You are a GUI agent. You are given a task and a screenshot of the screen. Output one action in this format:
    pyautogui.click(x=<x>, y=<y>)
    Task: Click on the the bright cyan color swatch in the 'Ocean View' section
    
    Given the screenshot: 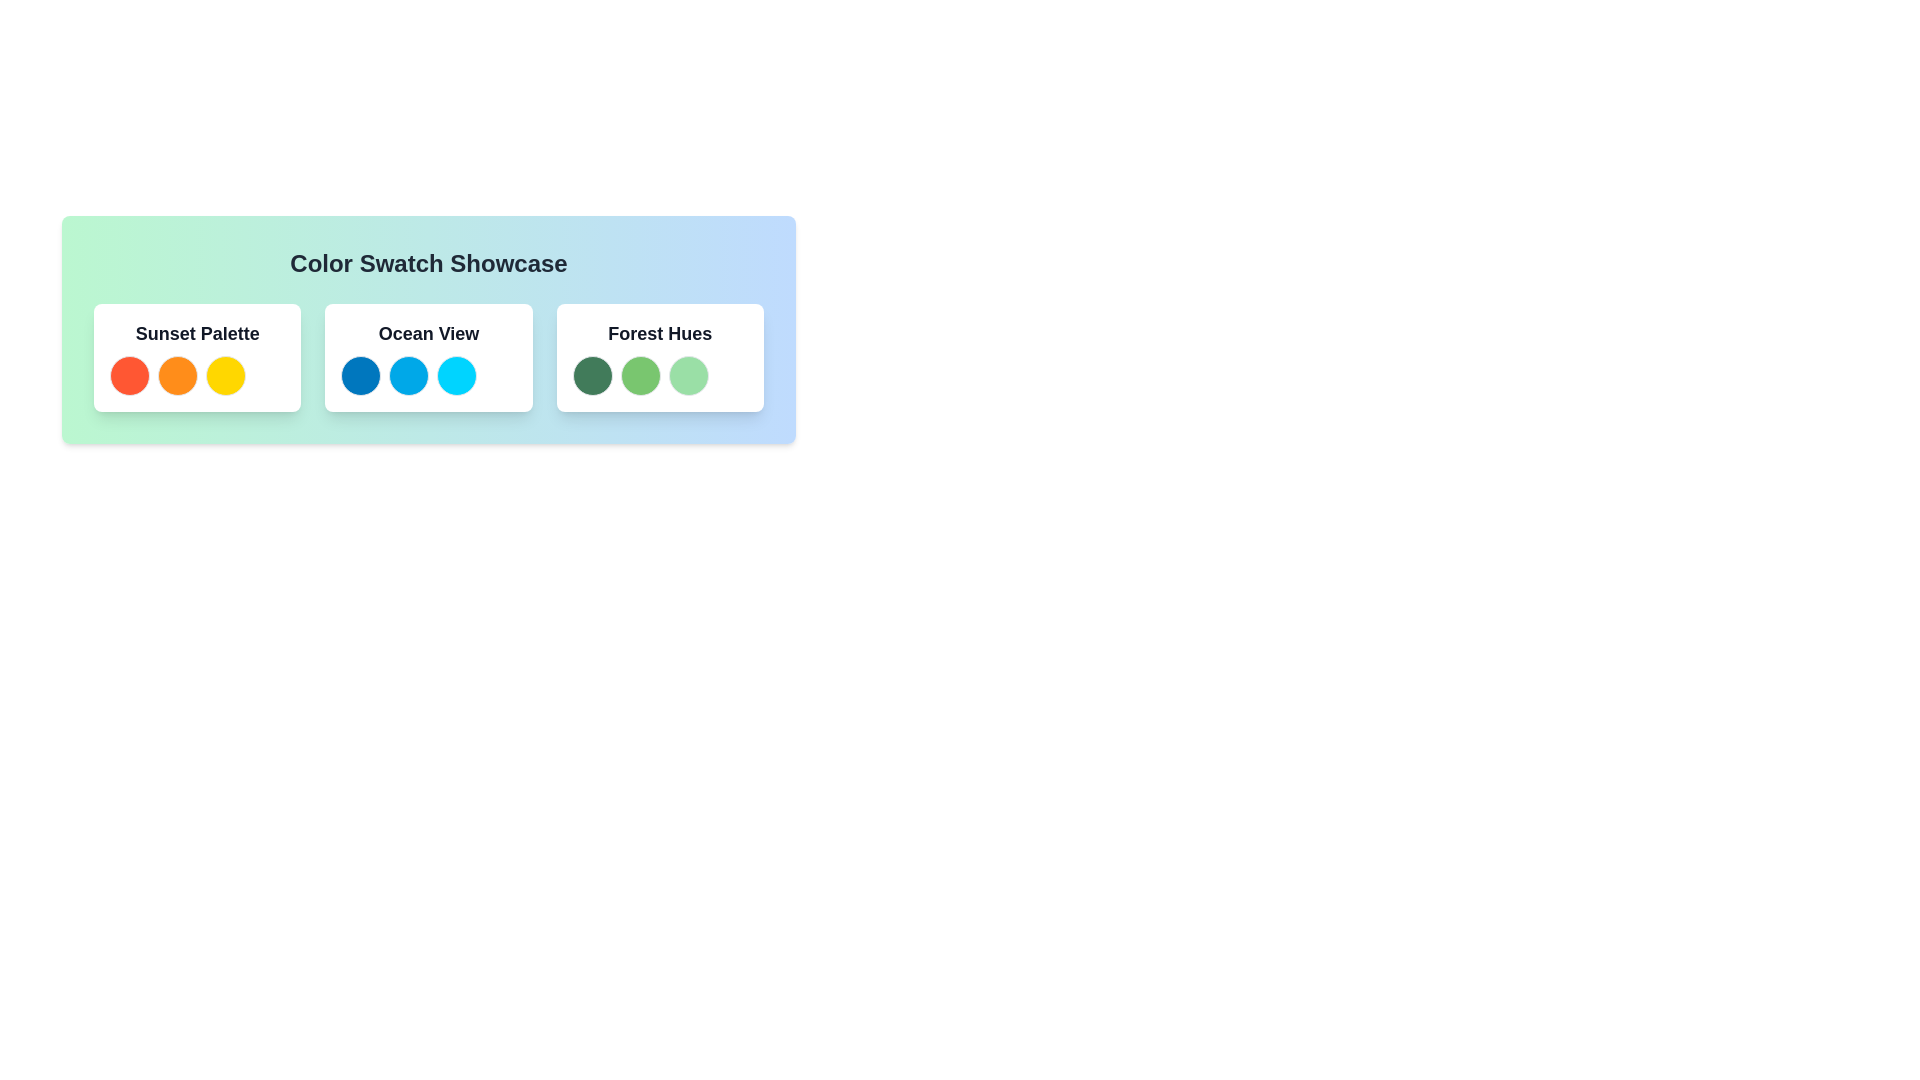 What is the action you would take?
    pyautogui.click(x=456, y=375)
    